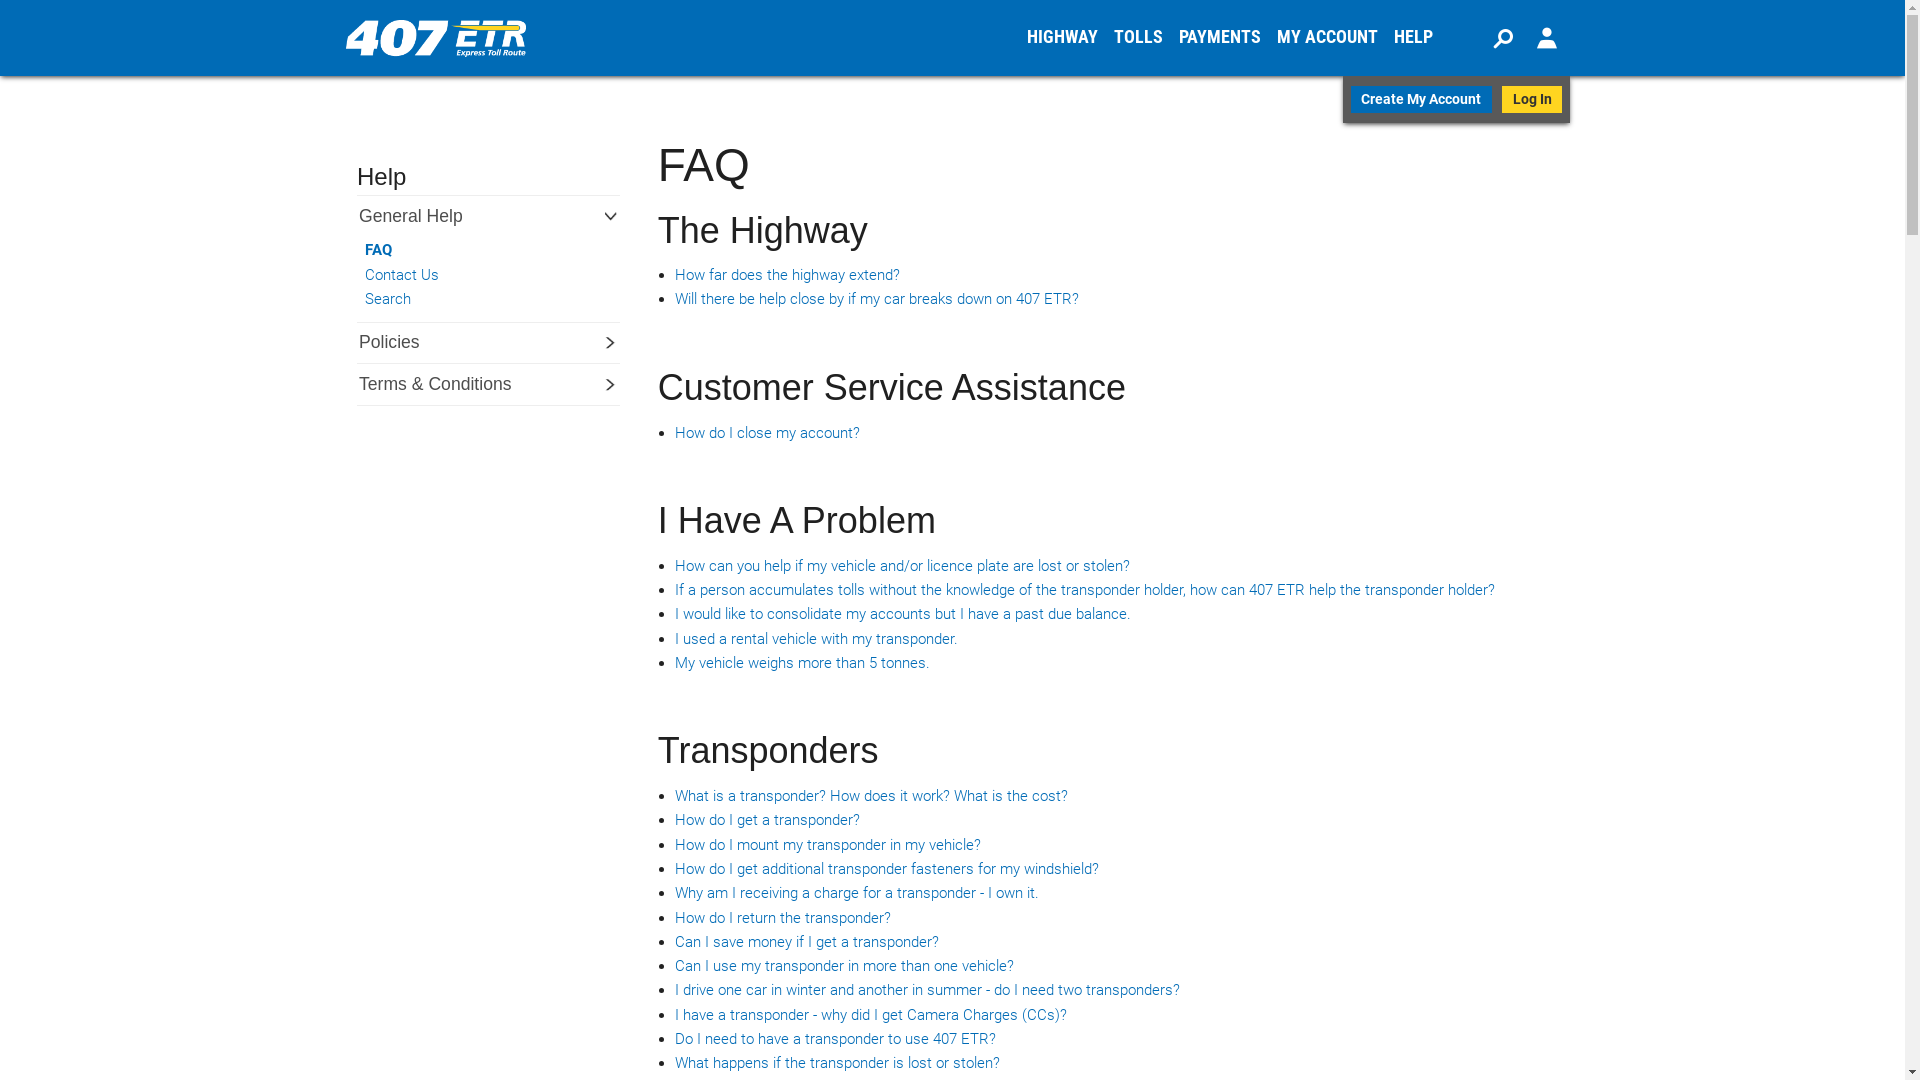 This screenshot has width=1920, height=1080. I want to click on 'My vehicle weighs more than 5 tonnes.', so click(802, 663).